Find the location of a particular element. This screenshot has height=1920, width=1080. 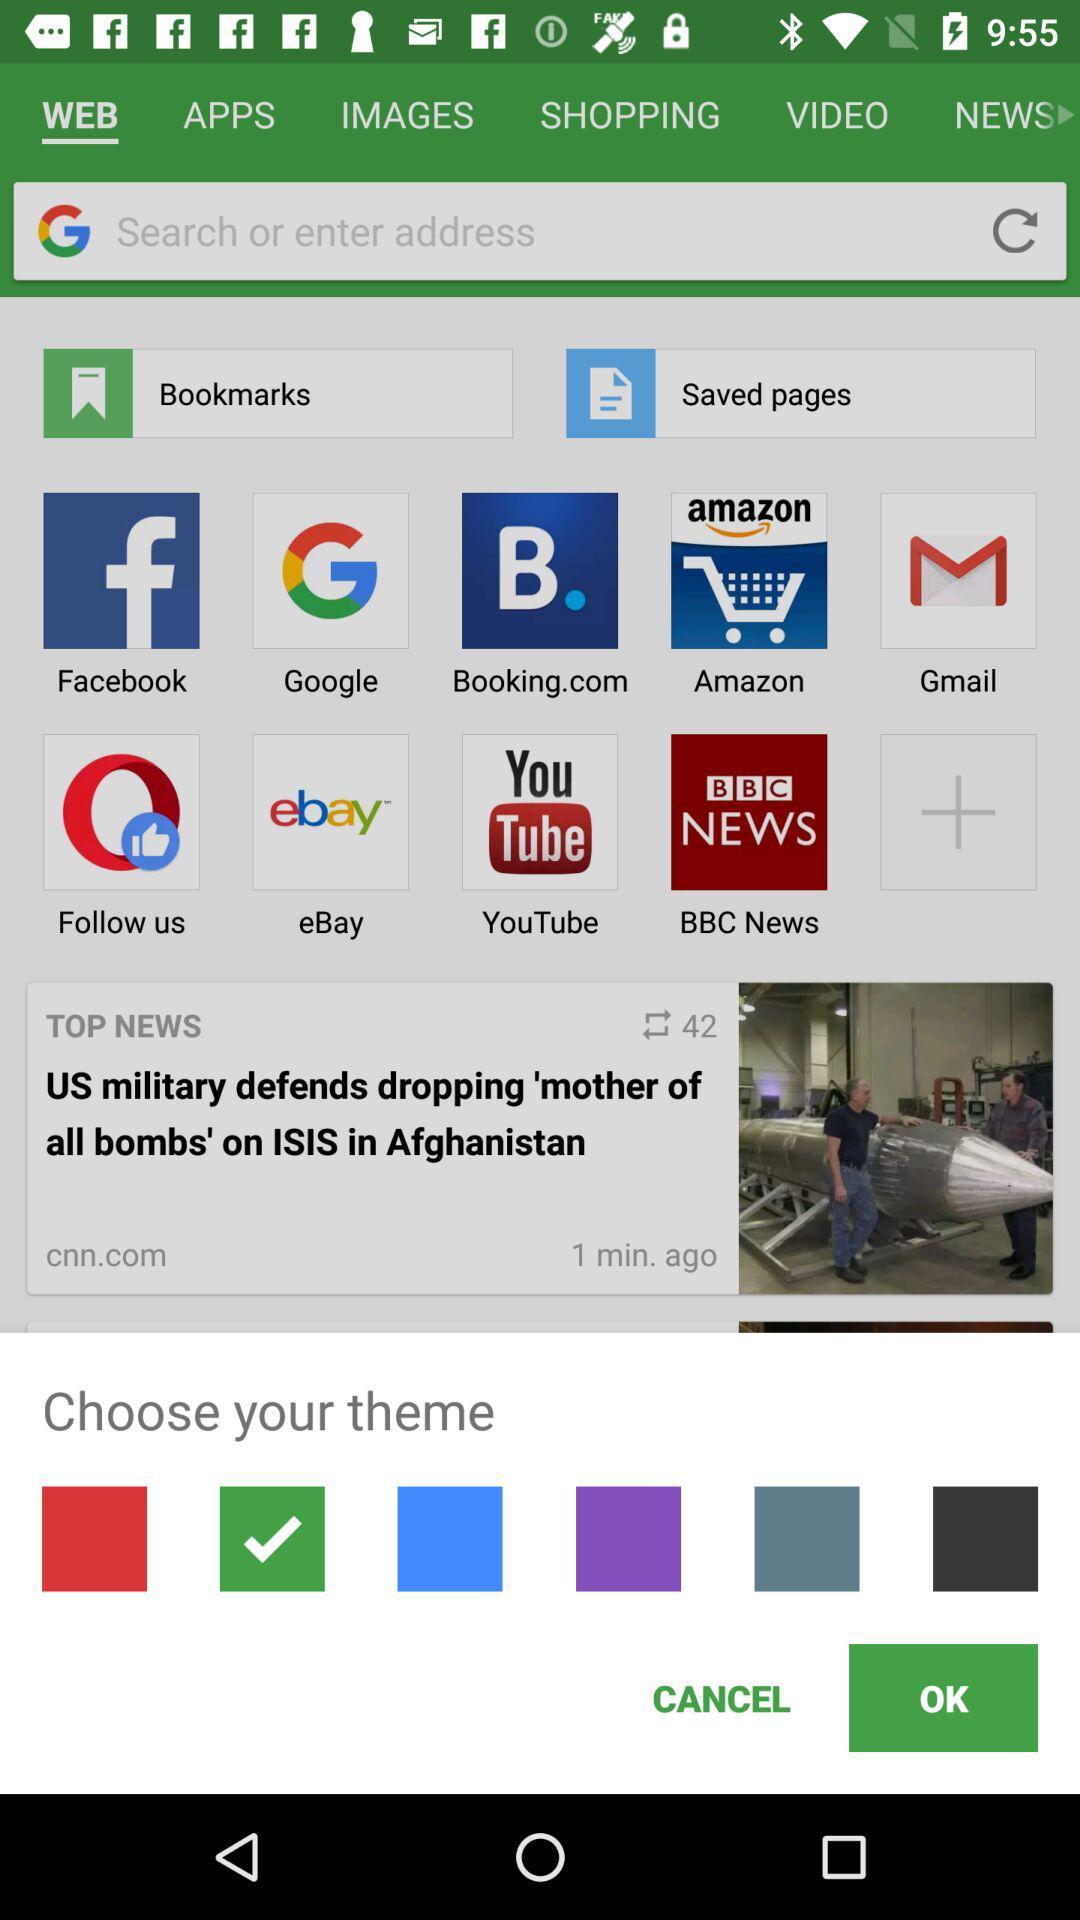

the ok button at the bottom of the page is located at coordinates (971, 1733).